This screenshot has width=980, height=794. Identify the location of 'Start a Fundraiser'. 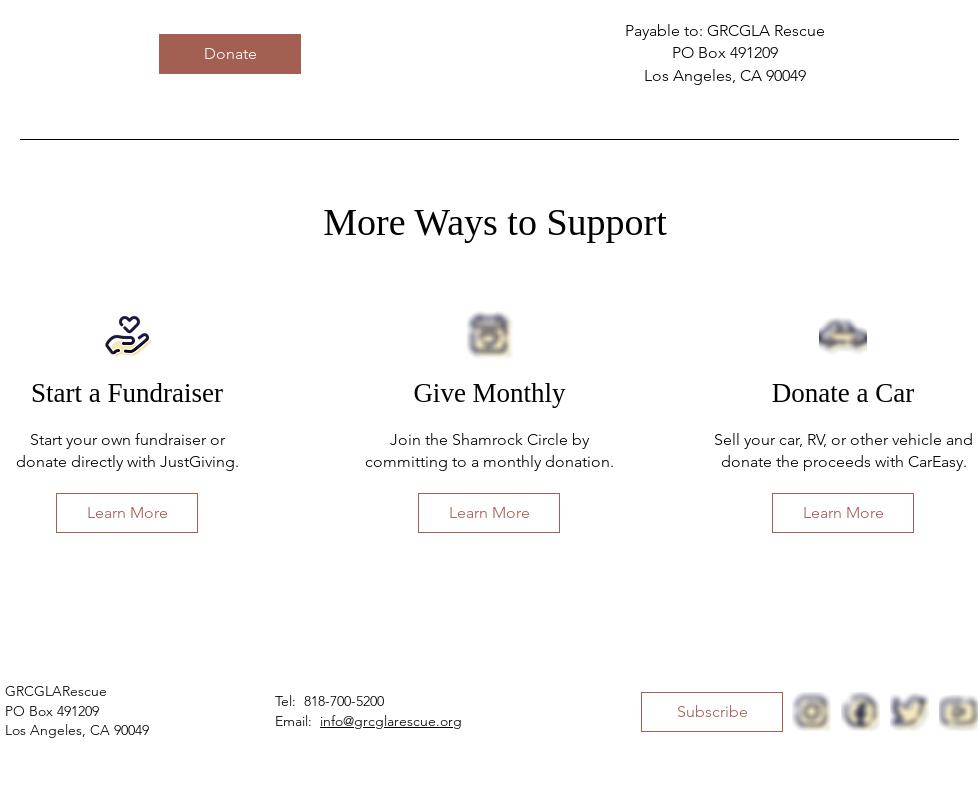
(125, 393).